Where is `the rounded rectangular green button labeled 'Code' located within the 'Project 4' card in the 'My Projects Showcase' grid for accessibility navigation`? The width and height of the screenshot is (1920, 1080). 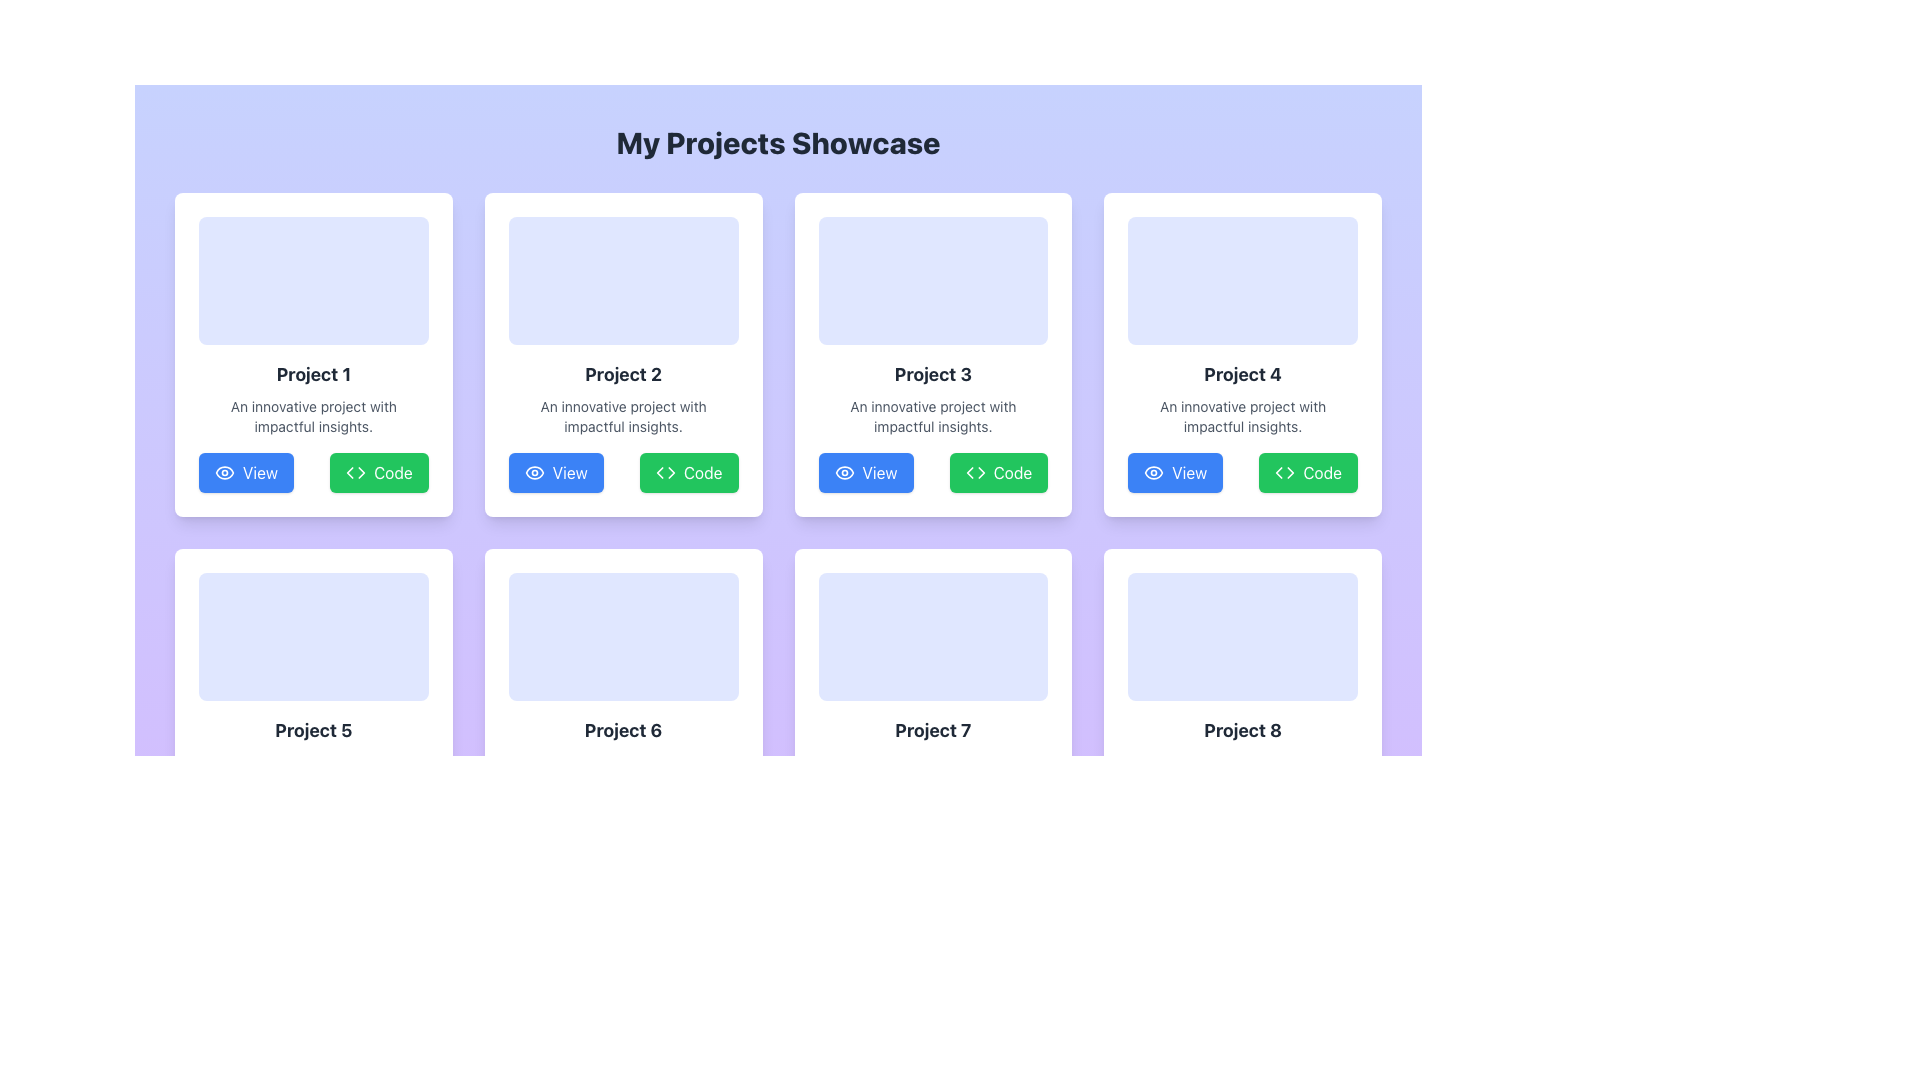 the rounded rectangular green button labeled 'Code' located within the 'Project 4' card in the 'My Projects Showcase' grid for accessibility navigation is located at coordinates (1308, 473).